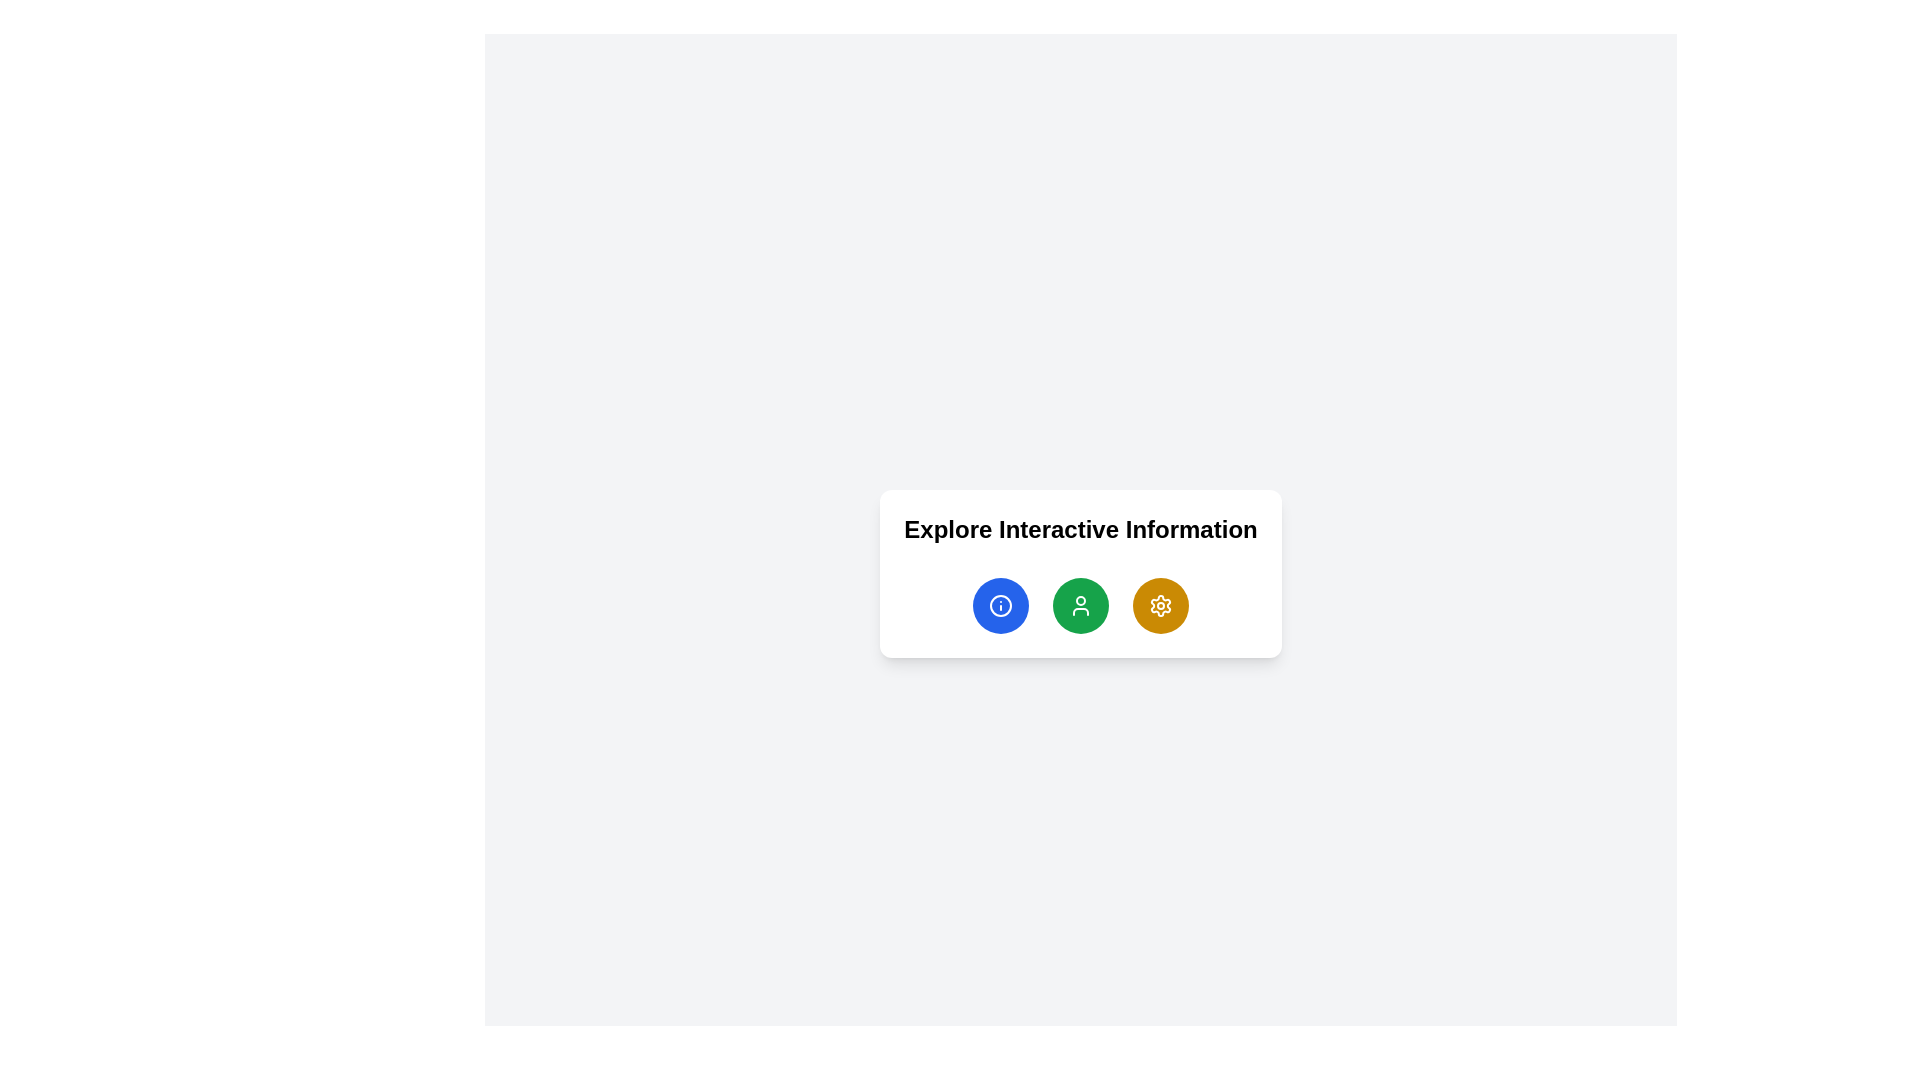 Image resolution: width=1920 pixels, height=1080 pixels. Describe the element at coordinates (1161, 604) in the screenshot. I see `the third circular icon button in the card labeled 'Explore Interactive Information'` at that location.